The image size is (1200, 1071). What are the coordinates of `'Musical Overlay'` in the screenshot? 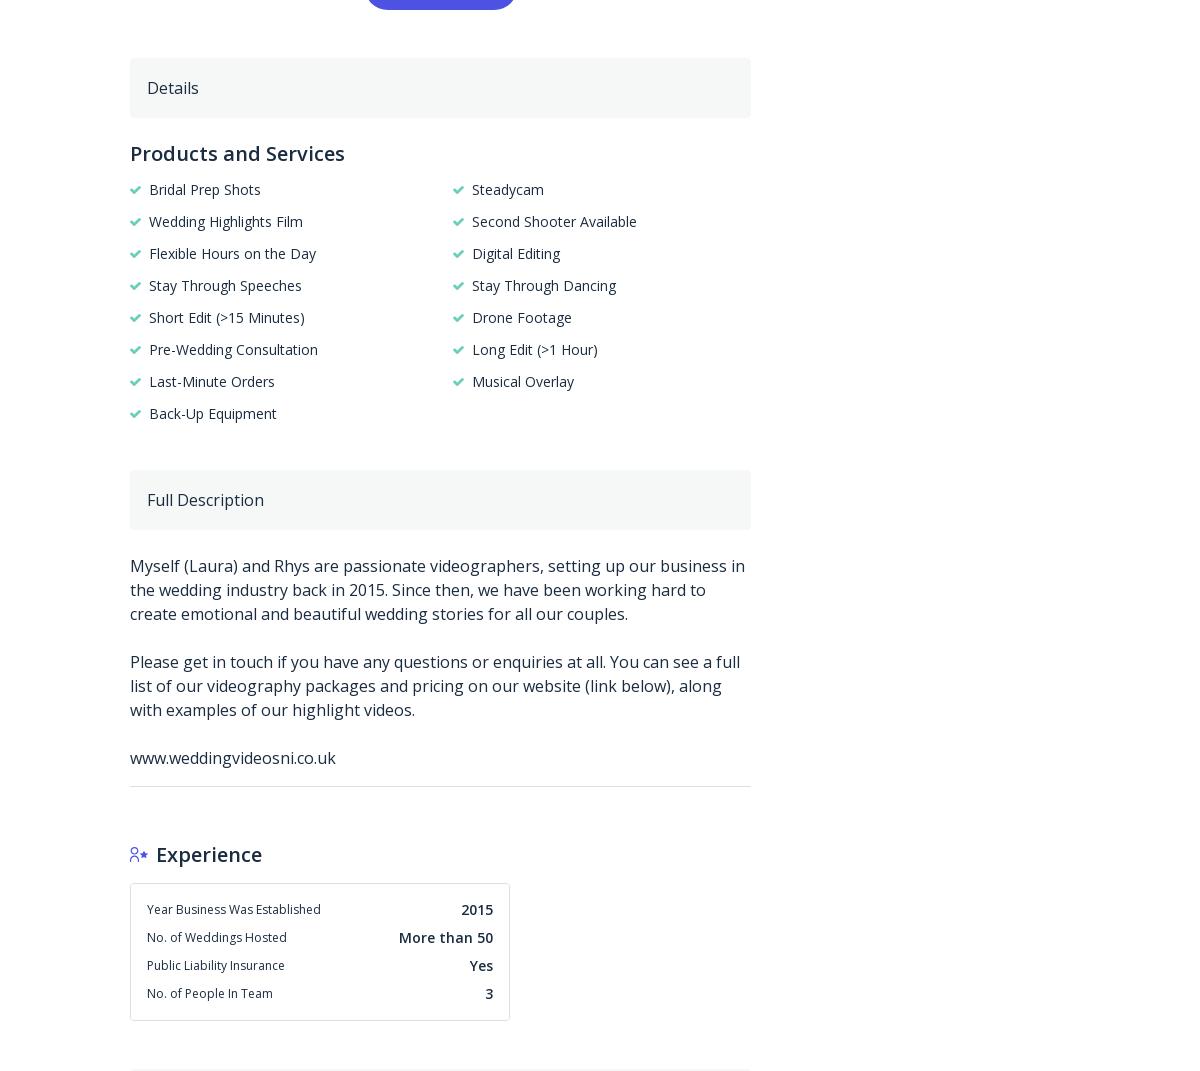 It's located at (521, 379).